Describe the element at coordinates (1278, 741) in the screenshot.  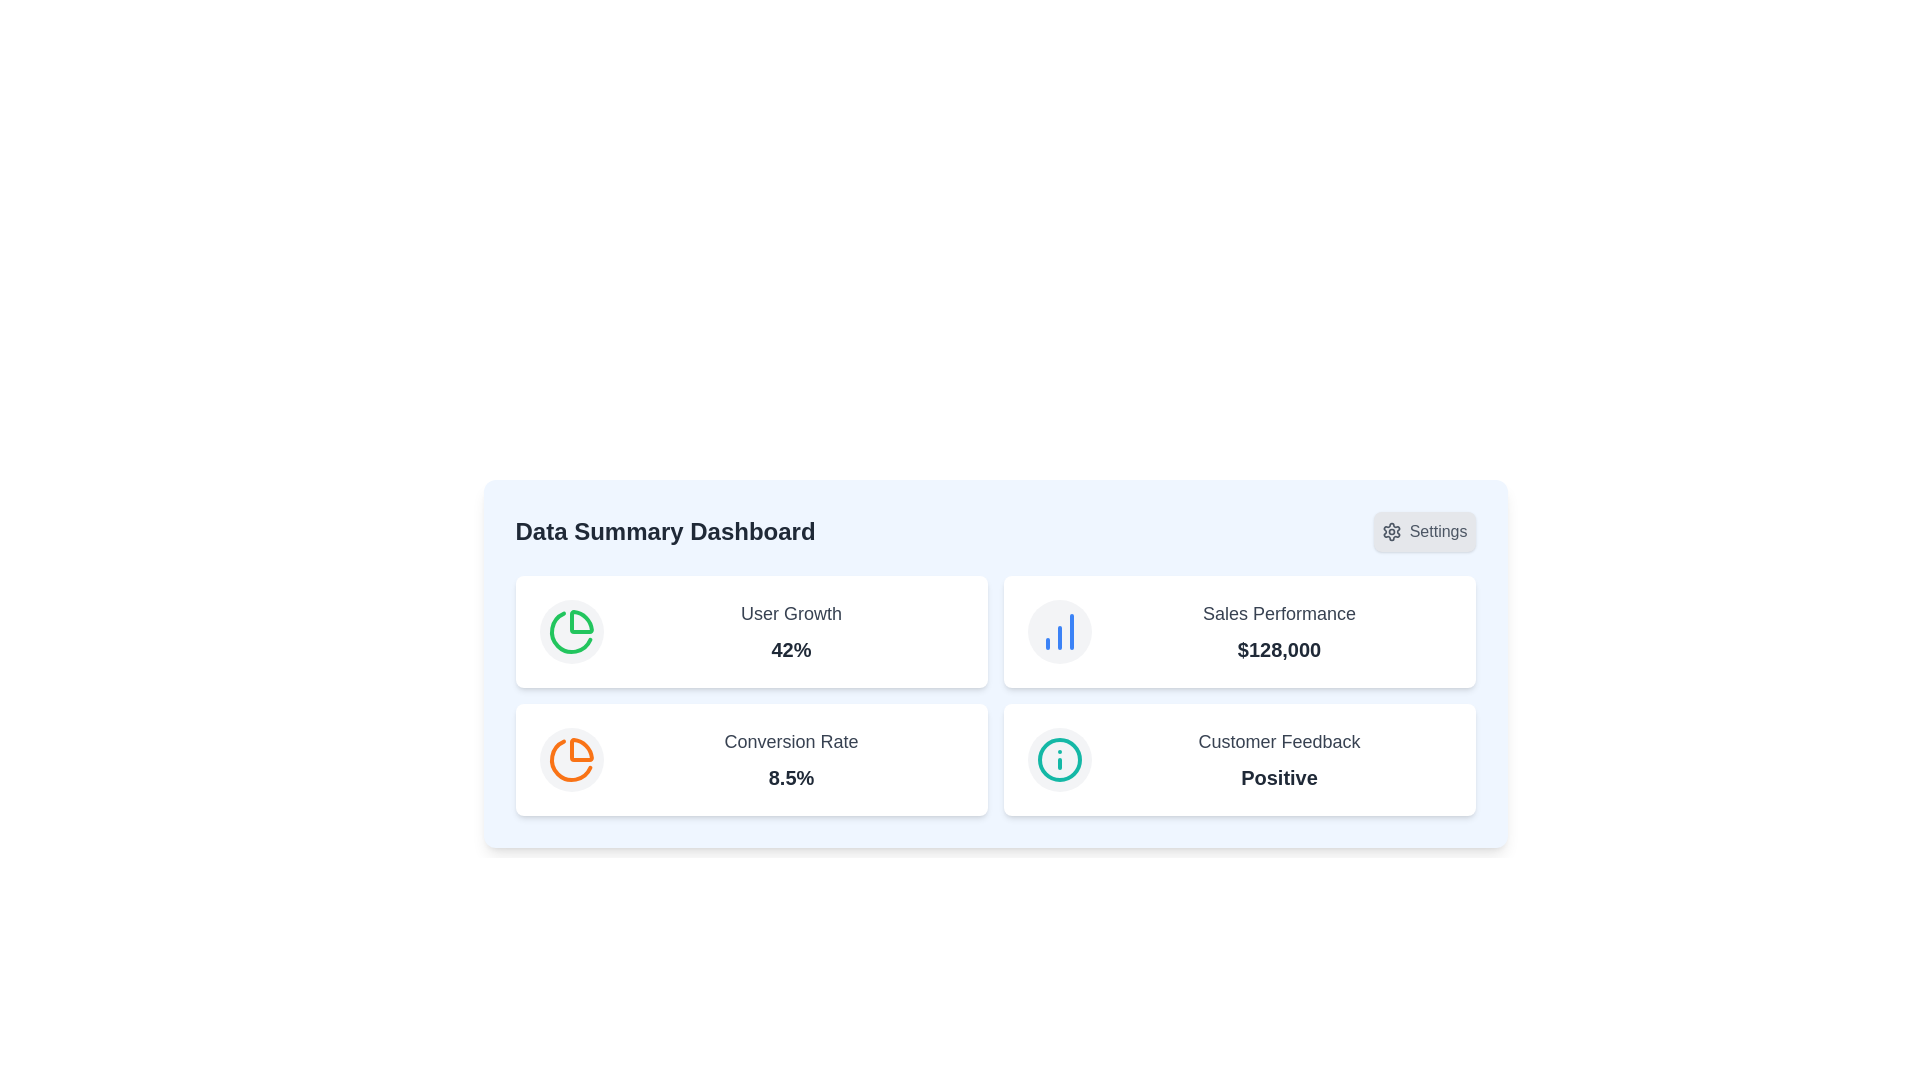
I see `the descriptive Text label located near the bottom-right corner of the dashboard interface, positioned above the text 'Positive' and next to an information icon` at that location.